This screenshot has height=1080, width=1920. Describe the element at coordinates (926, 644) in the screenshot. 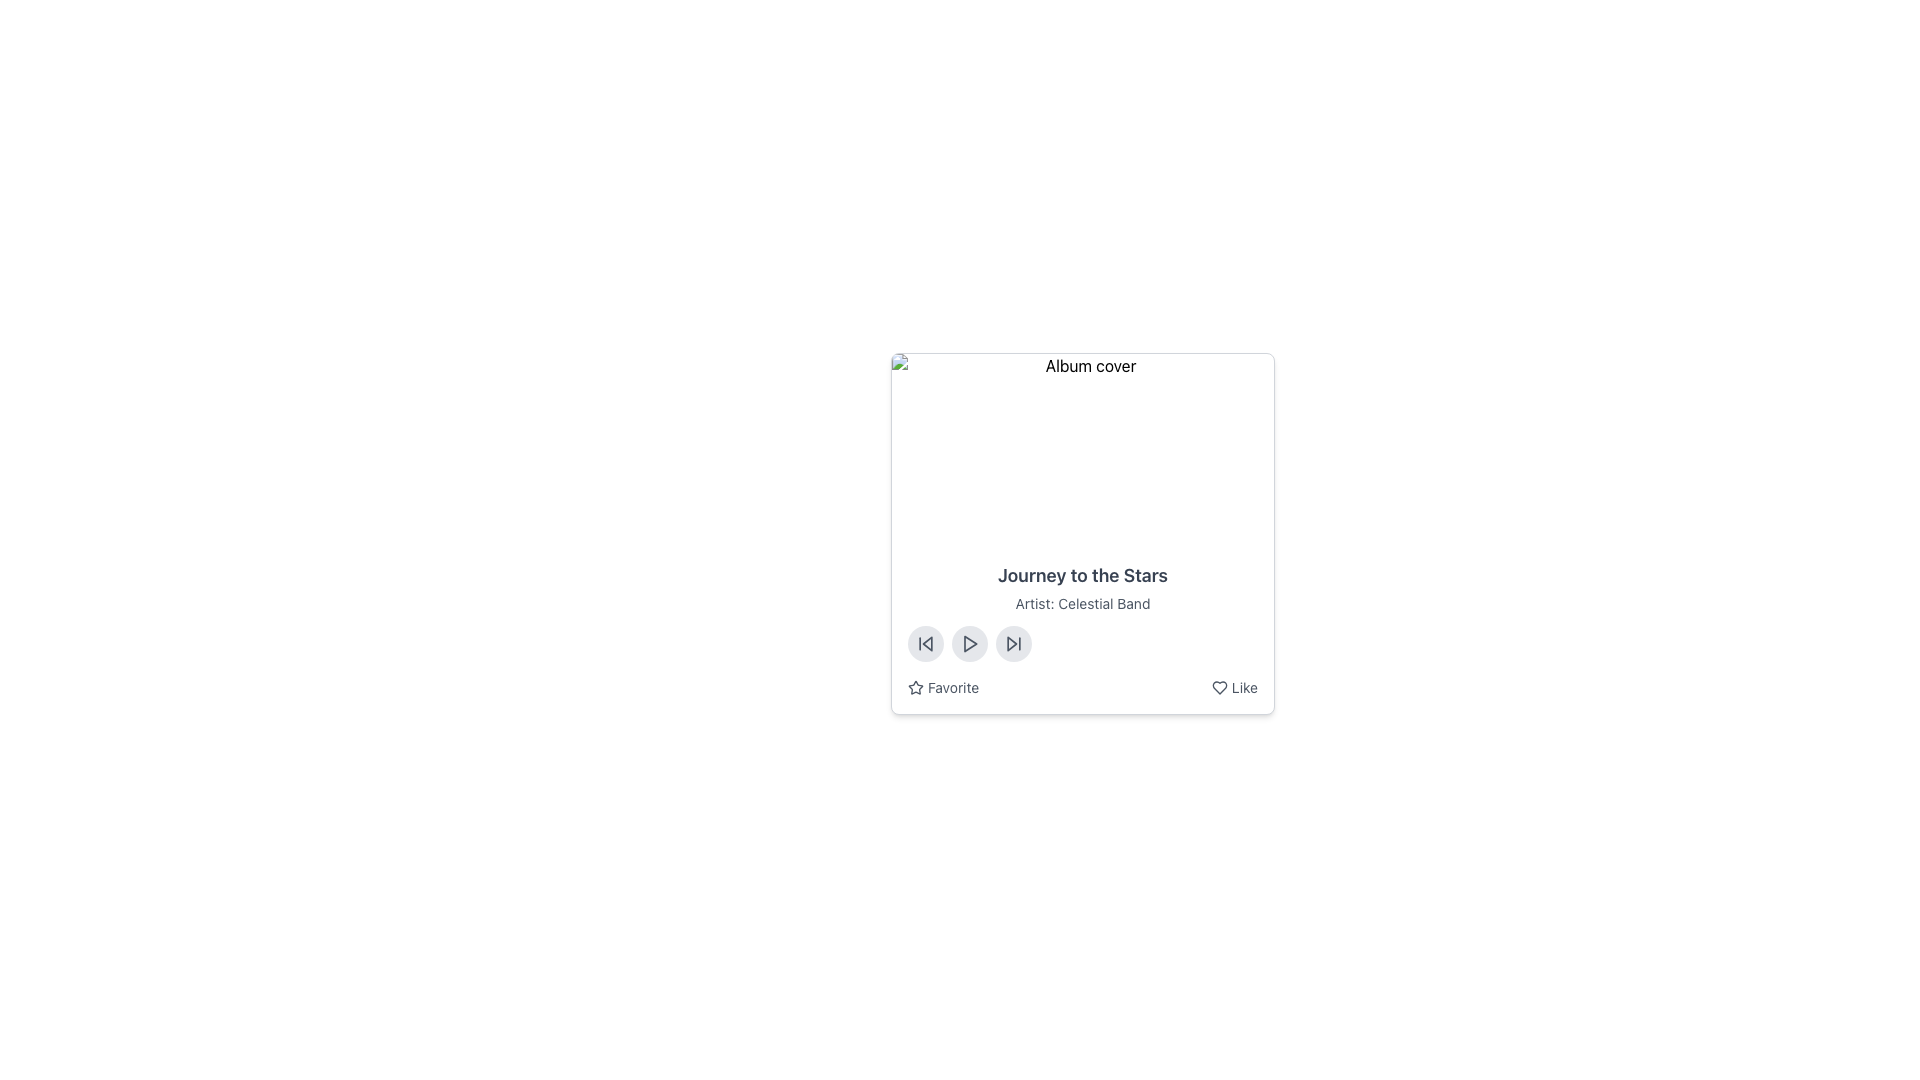

I see `the triangular shape of the backward navigation icon located in the audio control section at the bottom left corner of the interface` at that location.